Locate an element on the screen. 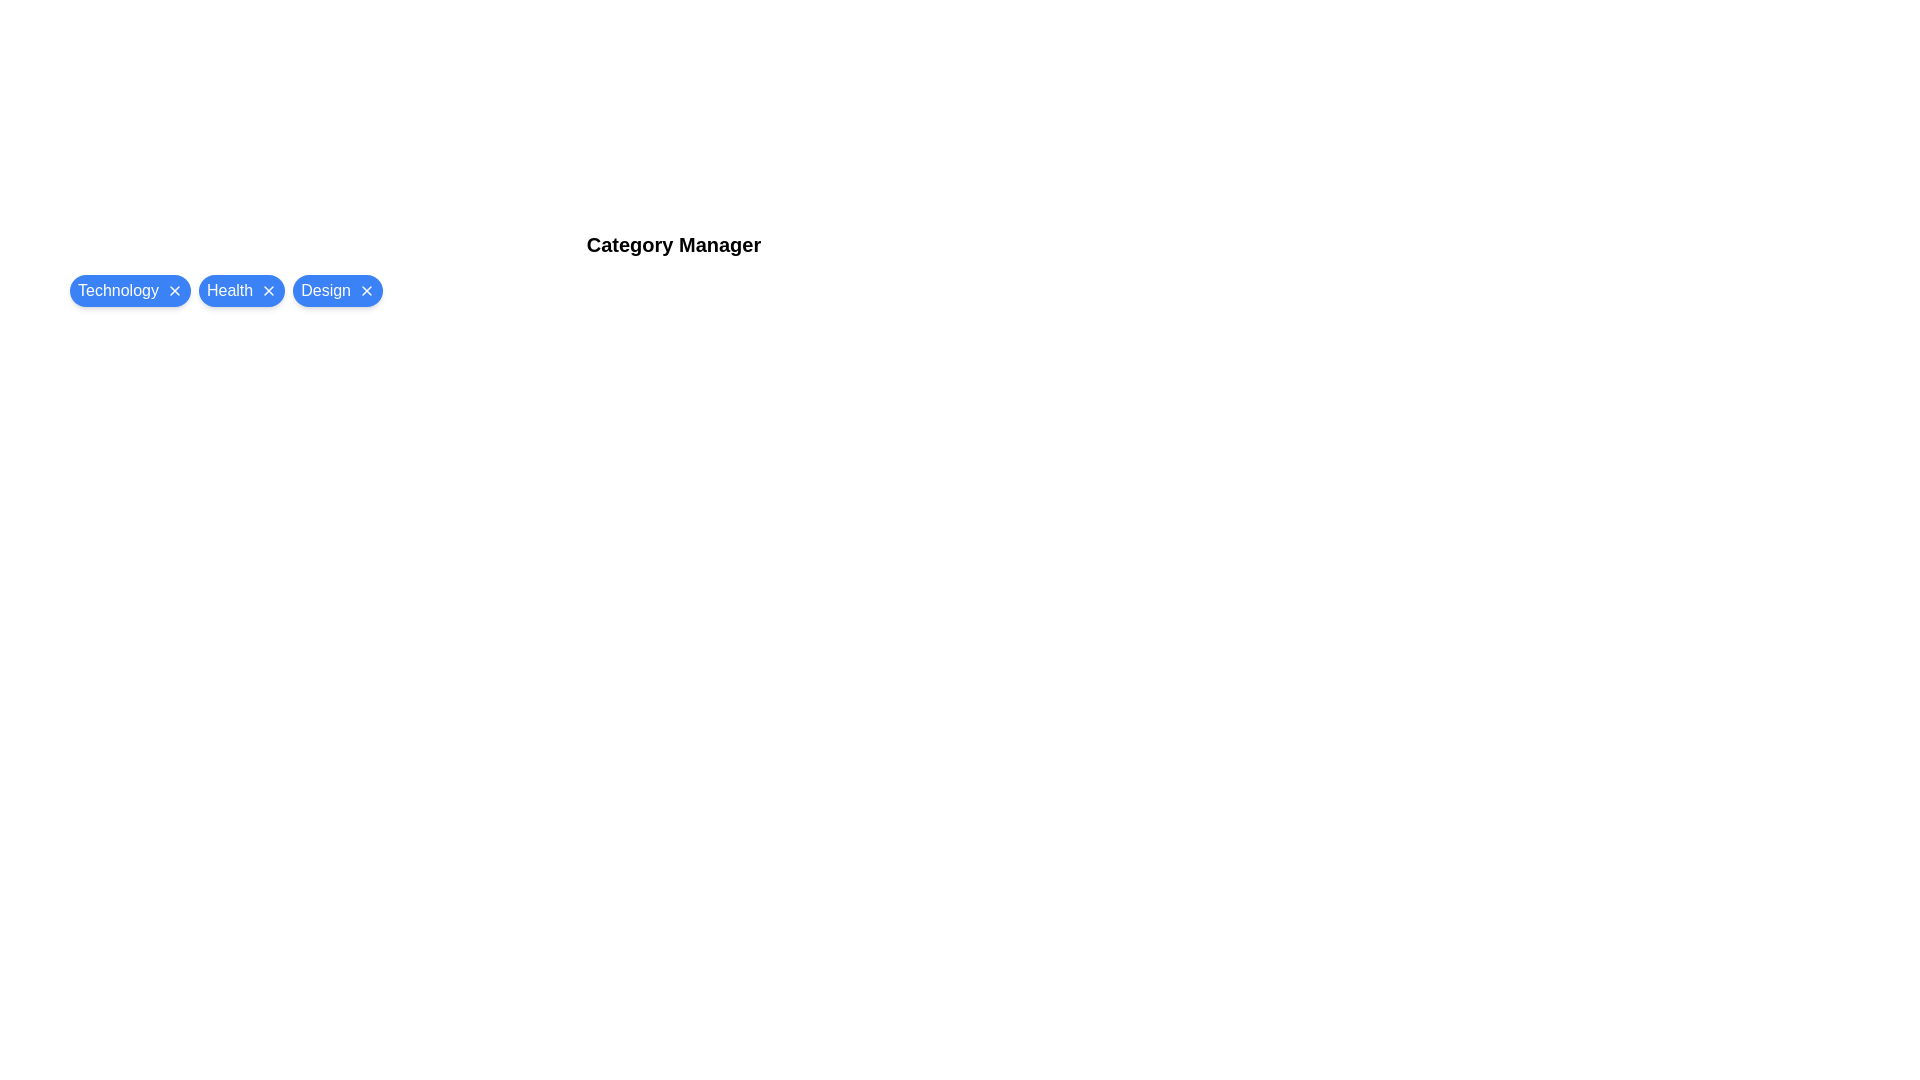  close button on the chip labeled Design is located at coordinates (367, 290).